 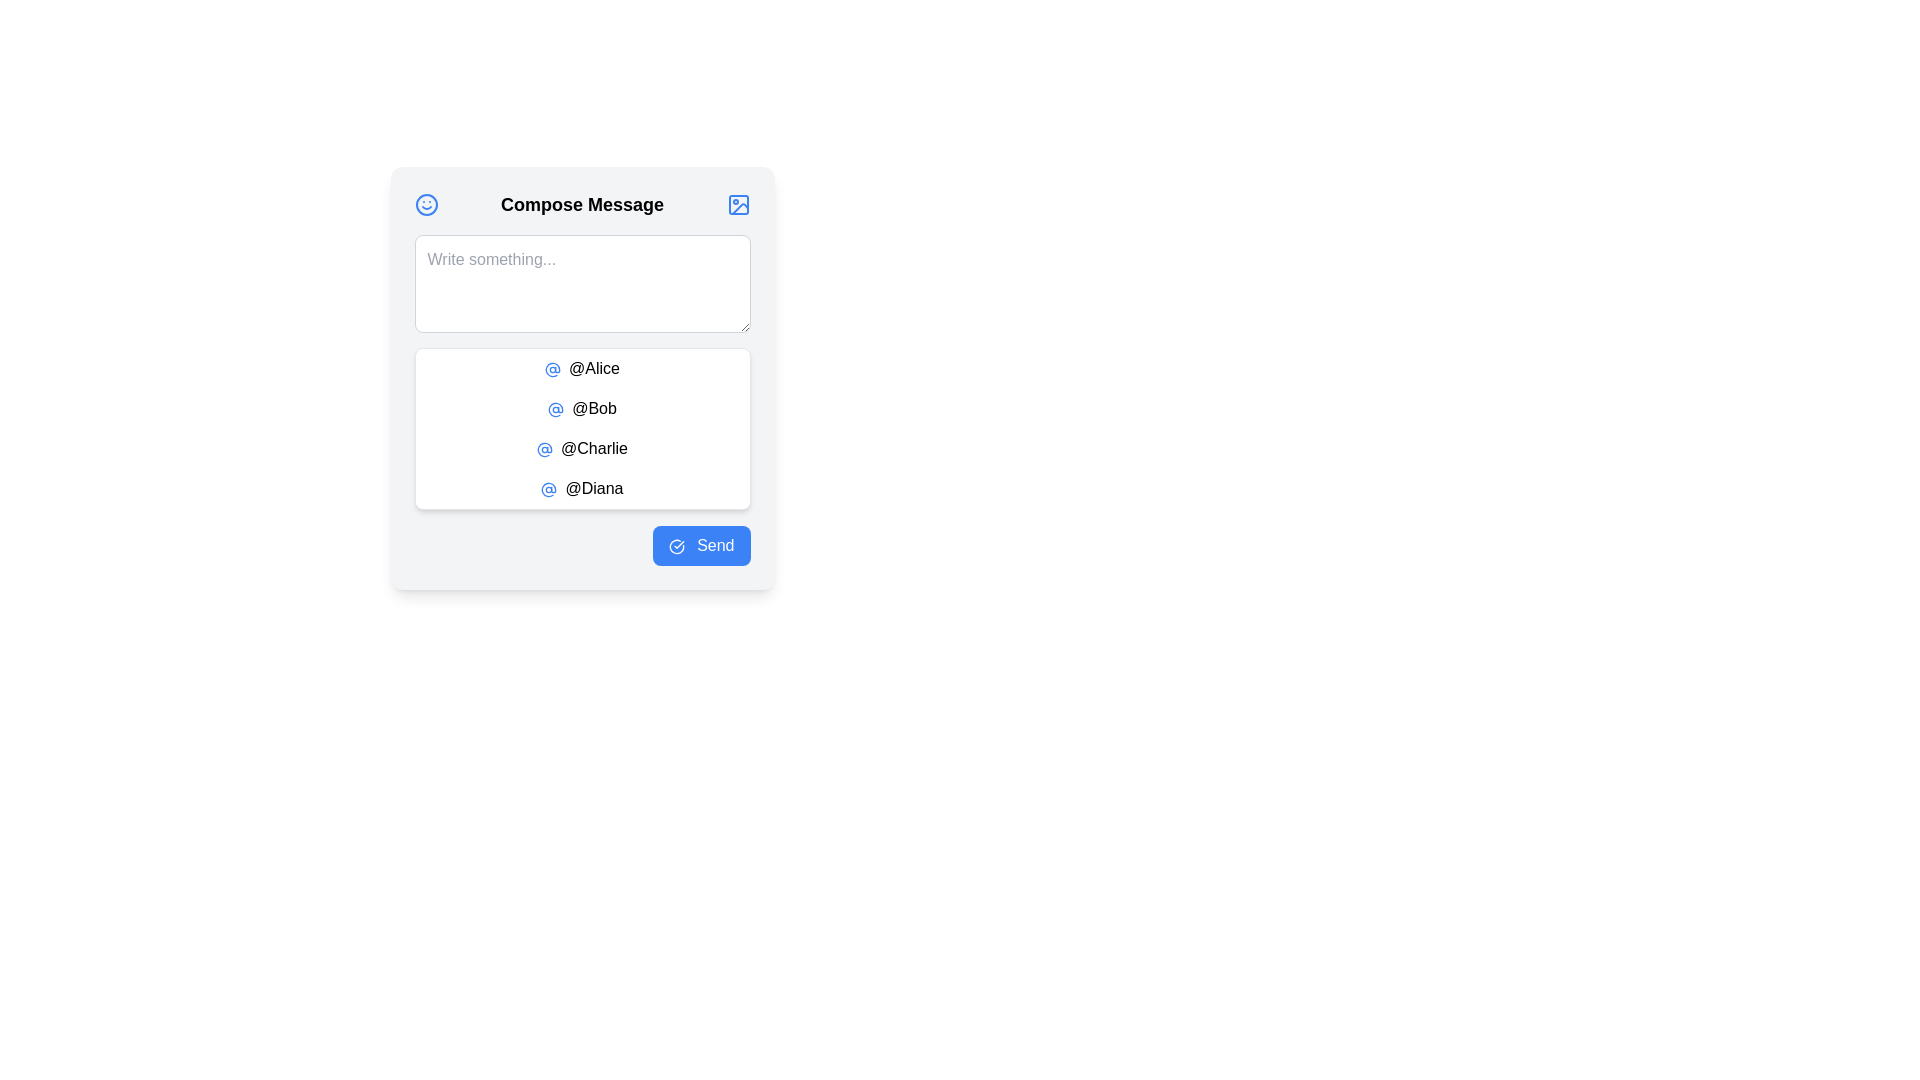 What do you see at coordinates (676, 546) in the screenshot?
I see `the icon located on the left edge of the 'Send' button, which symbolizes confirmation or completion` at bounding box center [676, 546].